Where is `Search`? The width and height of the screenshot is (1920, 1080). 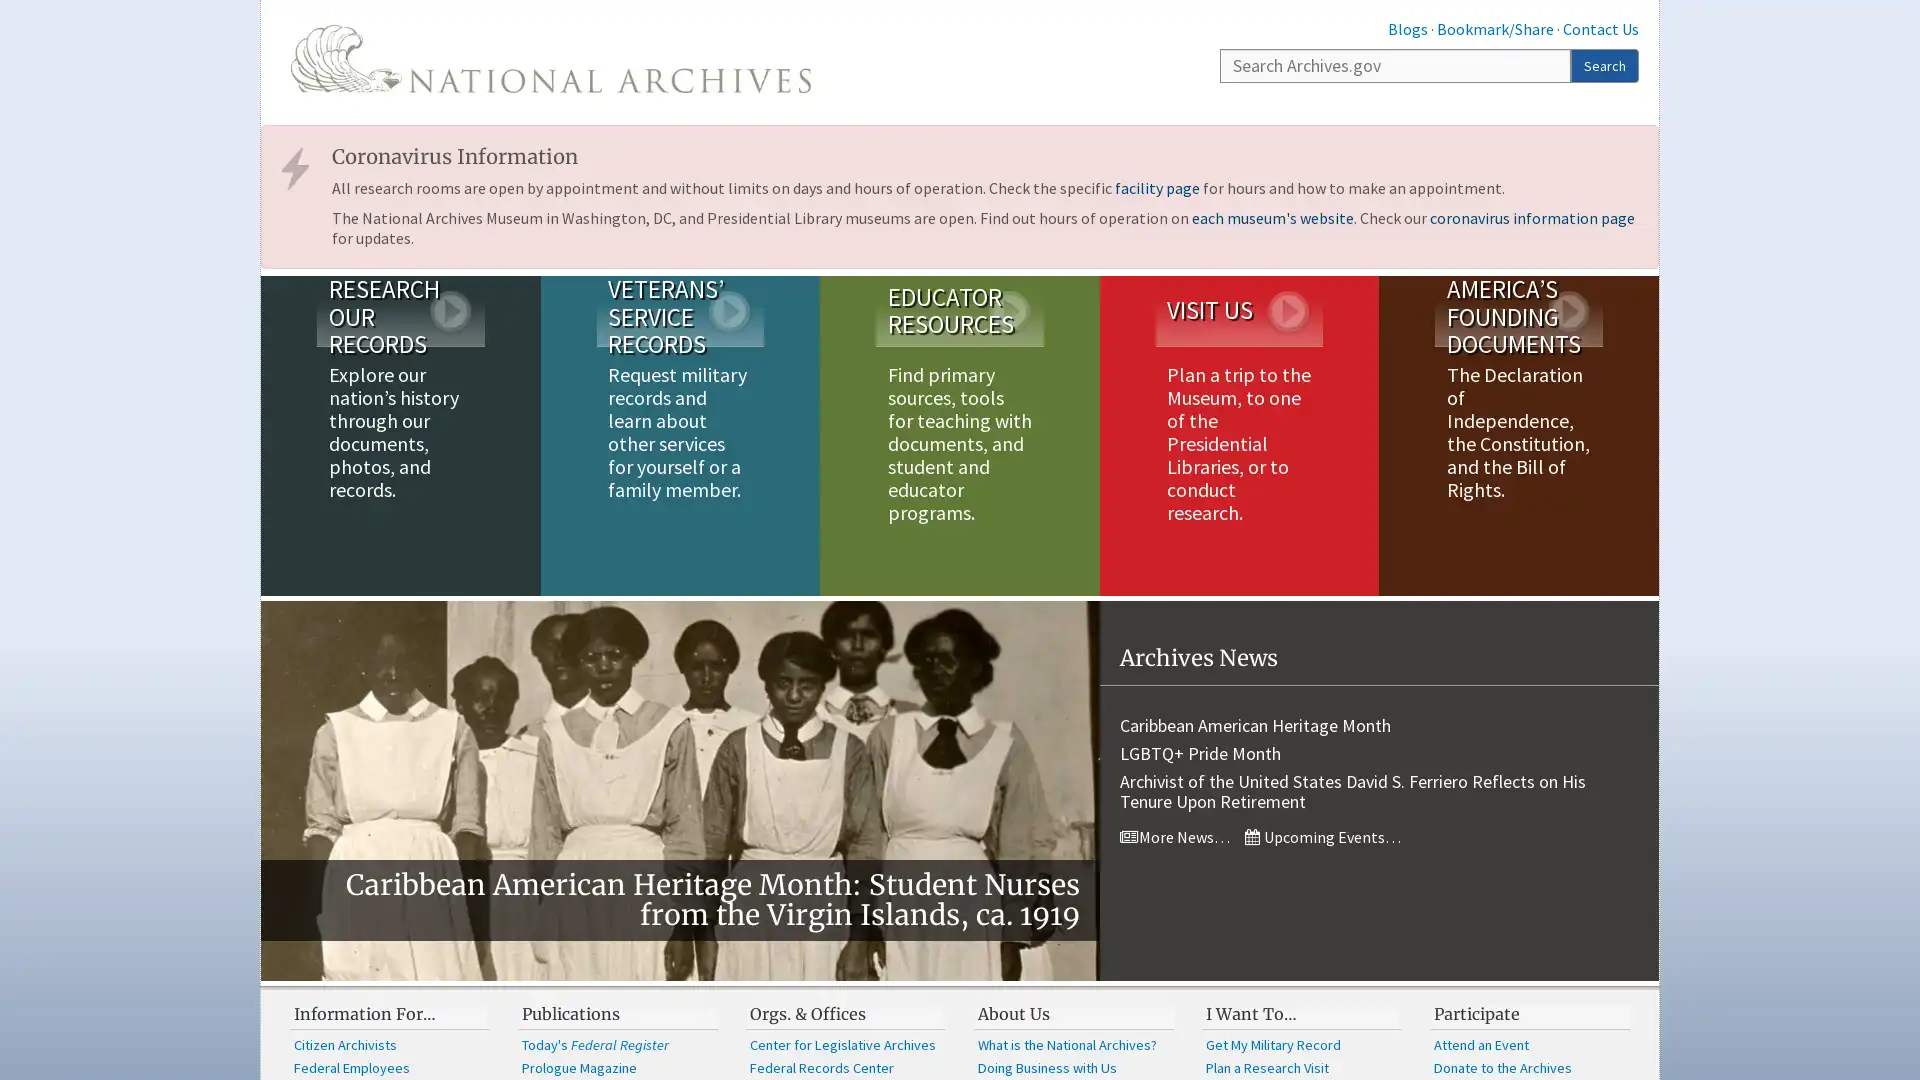
Search is located at coordinates (1604, 64).